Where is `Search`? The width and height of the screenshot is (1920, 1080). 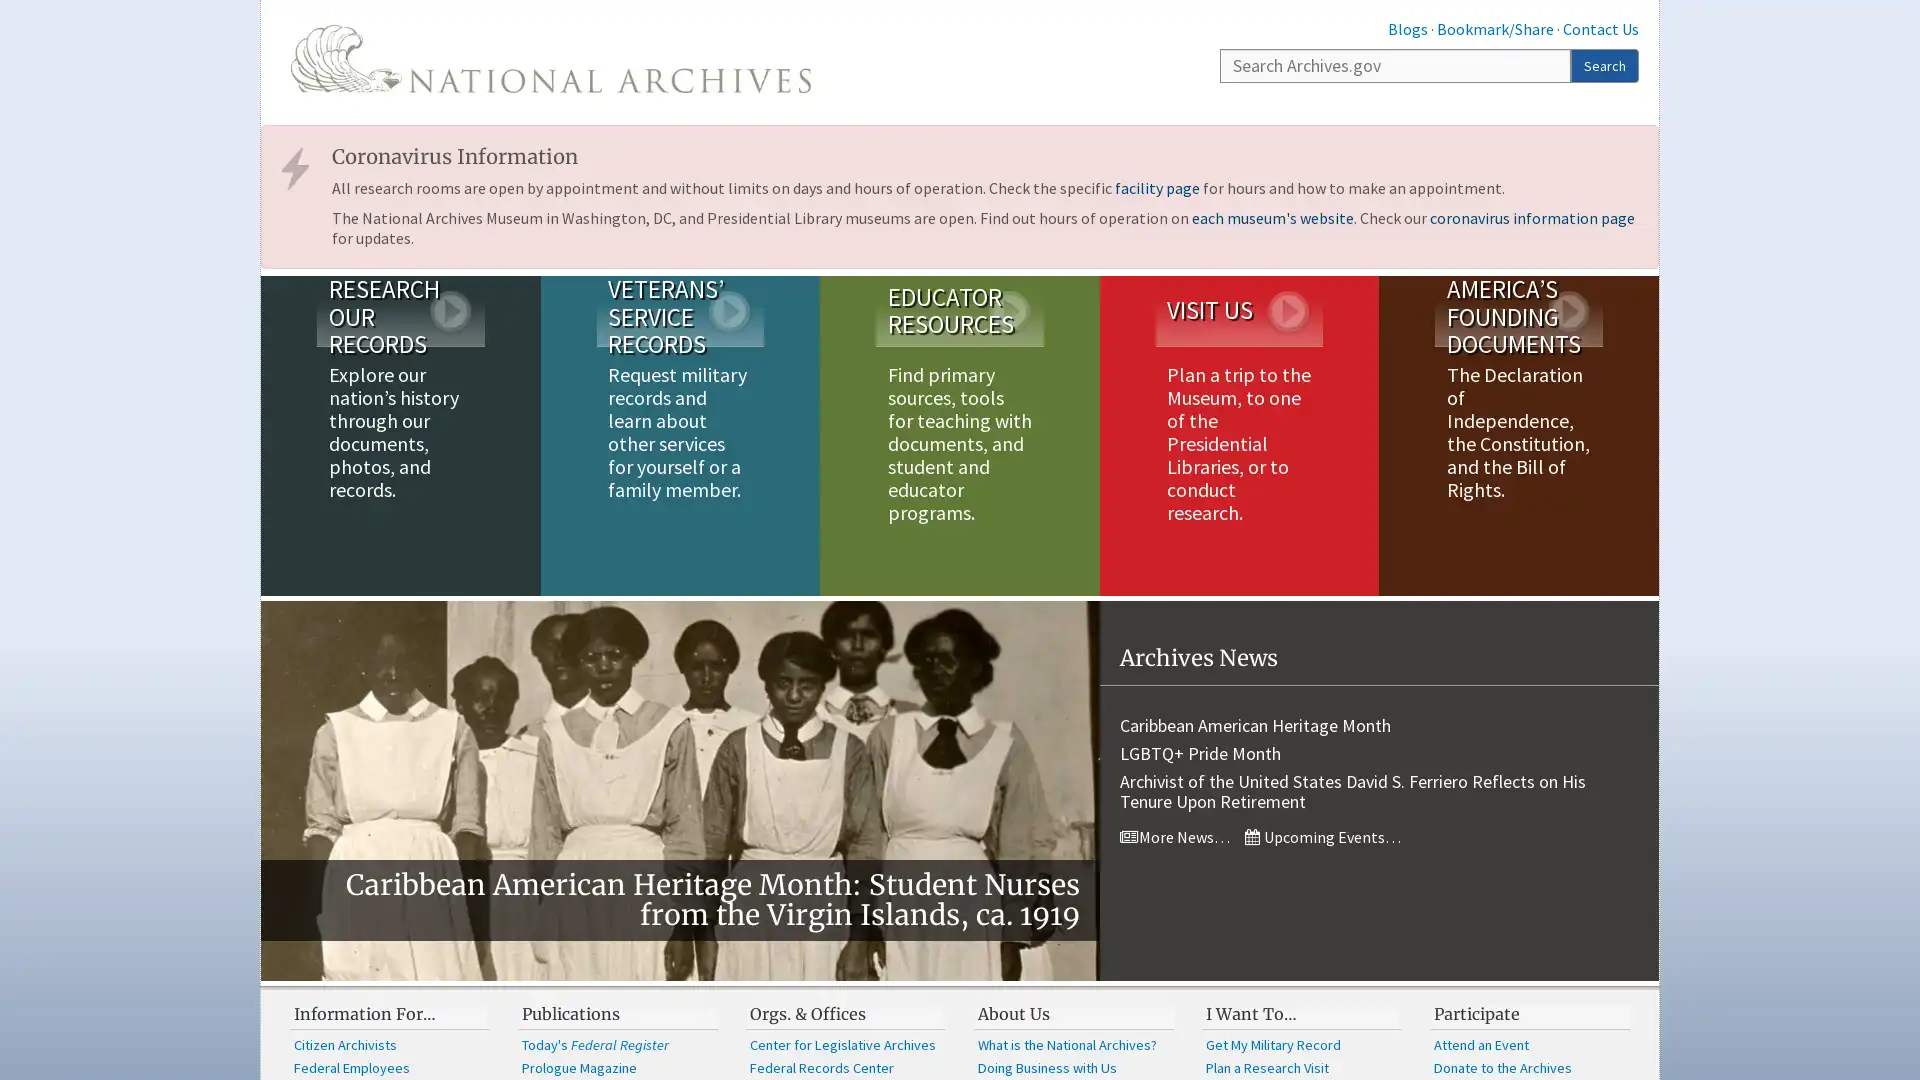
Search is located at coordinates (1604, 64).